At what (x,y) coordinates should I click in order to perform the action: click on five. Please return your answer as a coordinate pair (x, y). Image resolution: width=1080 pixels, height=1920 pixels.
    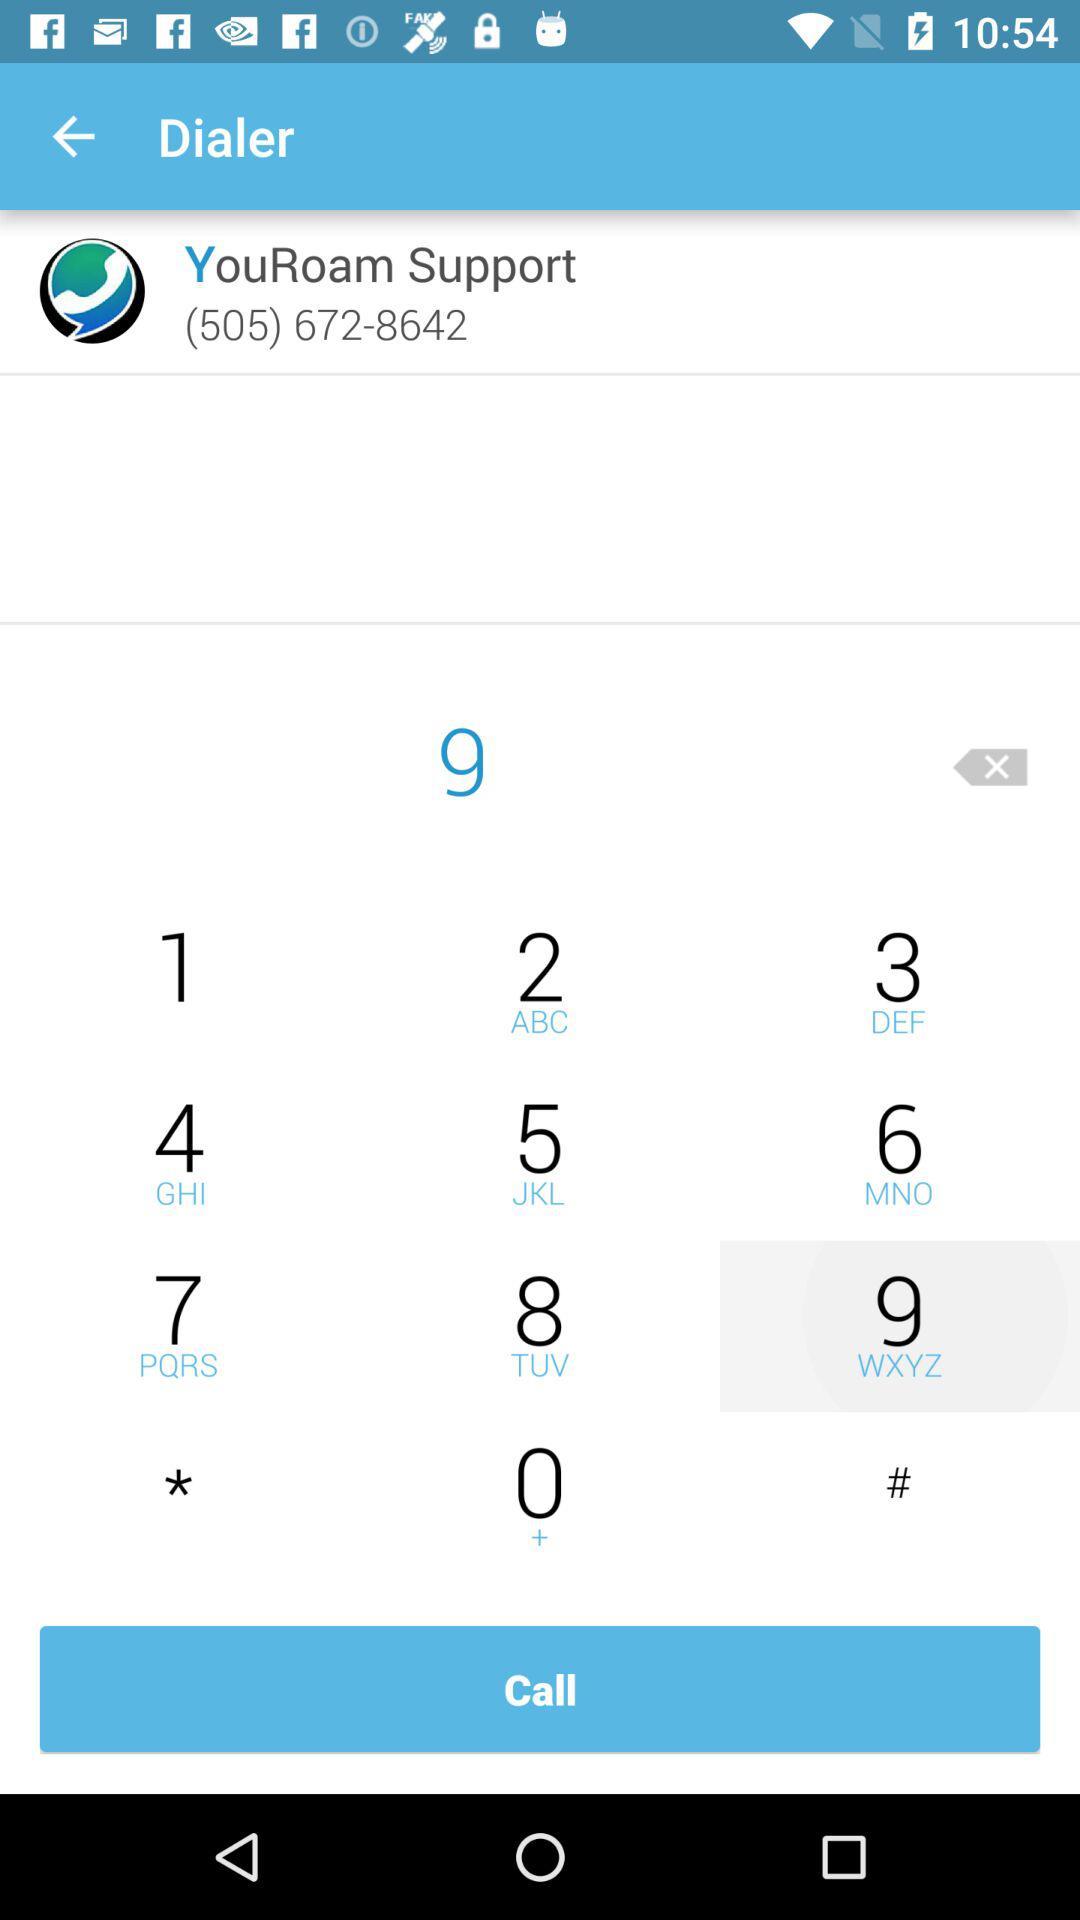
    Looking at the image, I should click on (540, 1154).